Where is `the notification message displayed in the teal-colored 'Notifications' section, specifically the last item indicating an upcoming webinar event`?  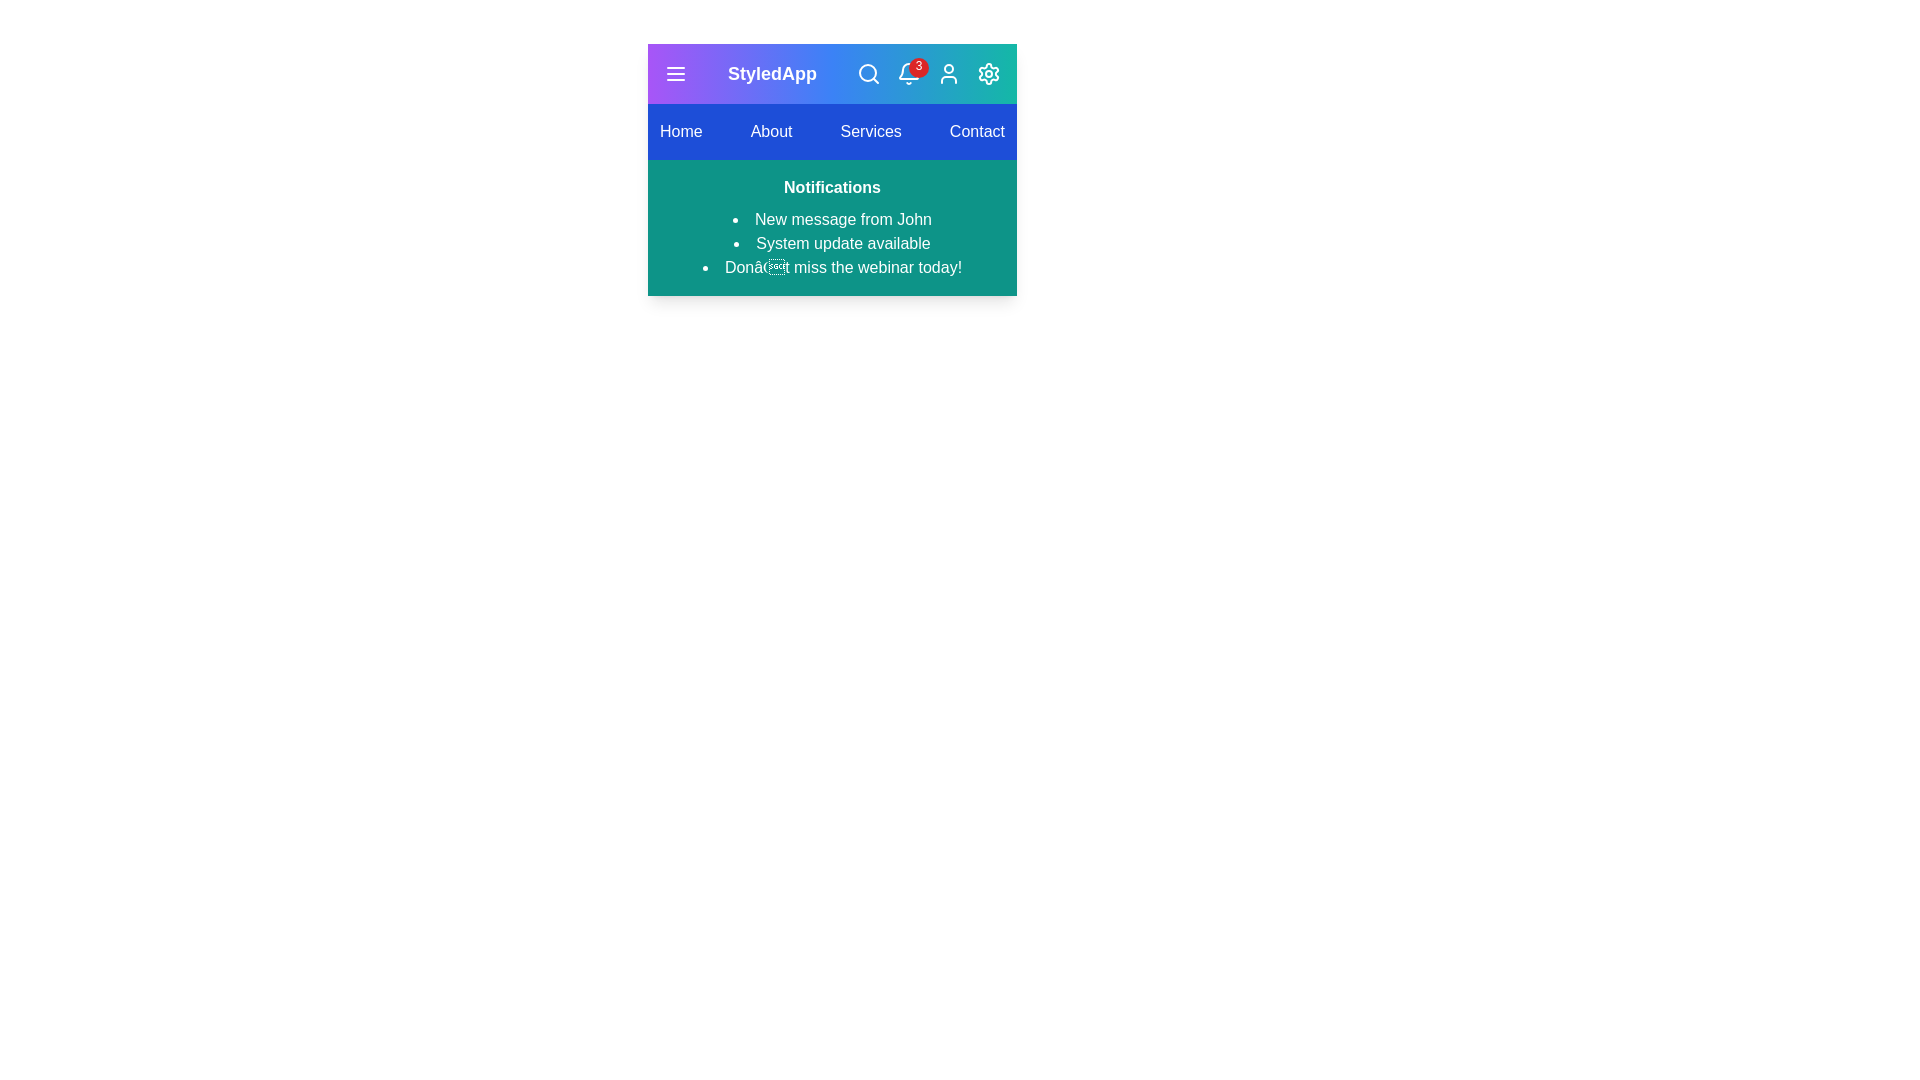
the notification message displayed in the teal-colored 'Notifications' section, specifically the last item indicating an upcoming webinar event is located at coordinates (832, 266).